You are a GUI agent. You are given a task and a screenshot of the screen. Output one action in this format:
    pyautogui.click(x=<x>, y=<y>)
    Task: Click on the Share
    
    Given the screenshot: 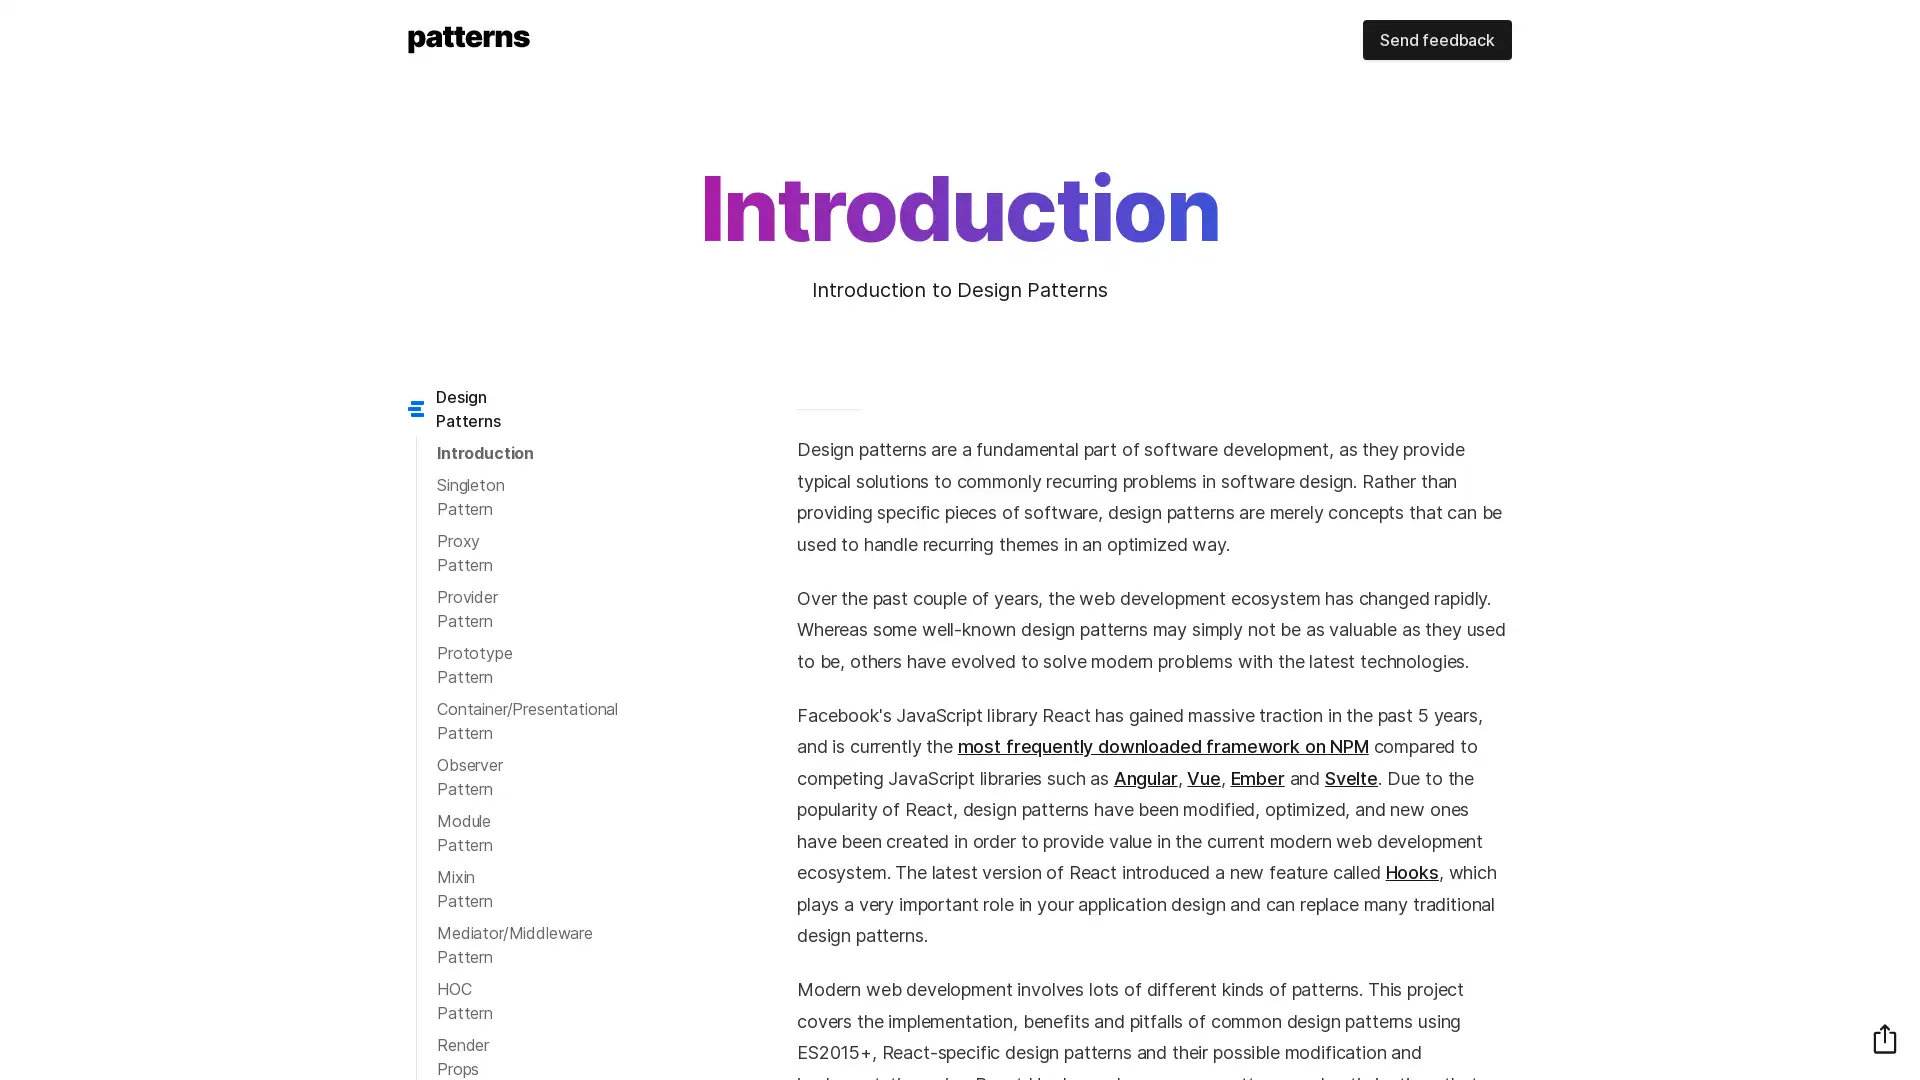 What is the action you would take?
    pyautogui.click(x=1884, y=1037)
    